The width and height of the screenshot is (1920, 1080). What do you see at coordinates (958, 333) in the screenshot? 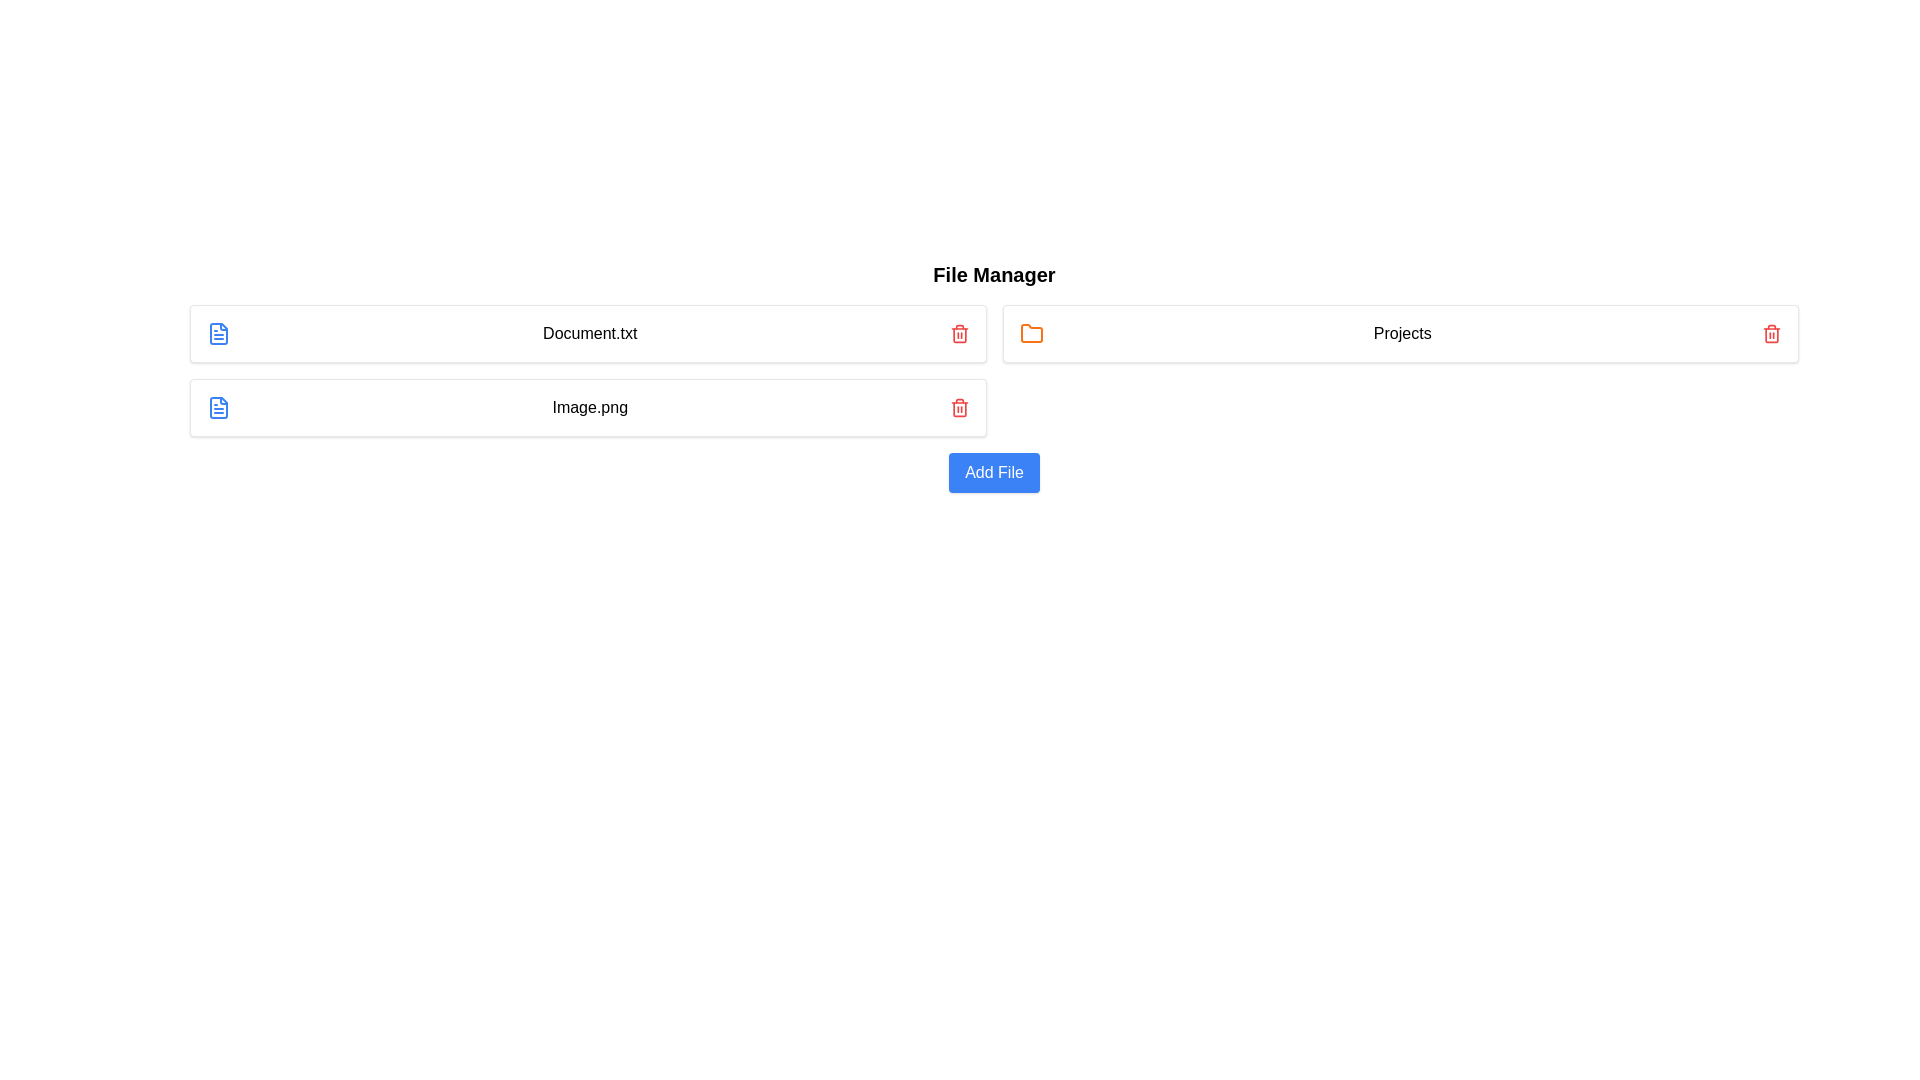
I see `the red trash can icon at the far-right end of the row labeled 'Document.txt'` at bounding box center [958, 333].